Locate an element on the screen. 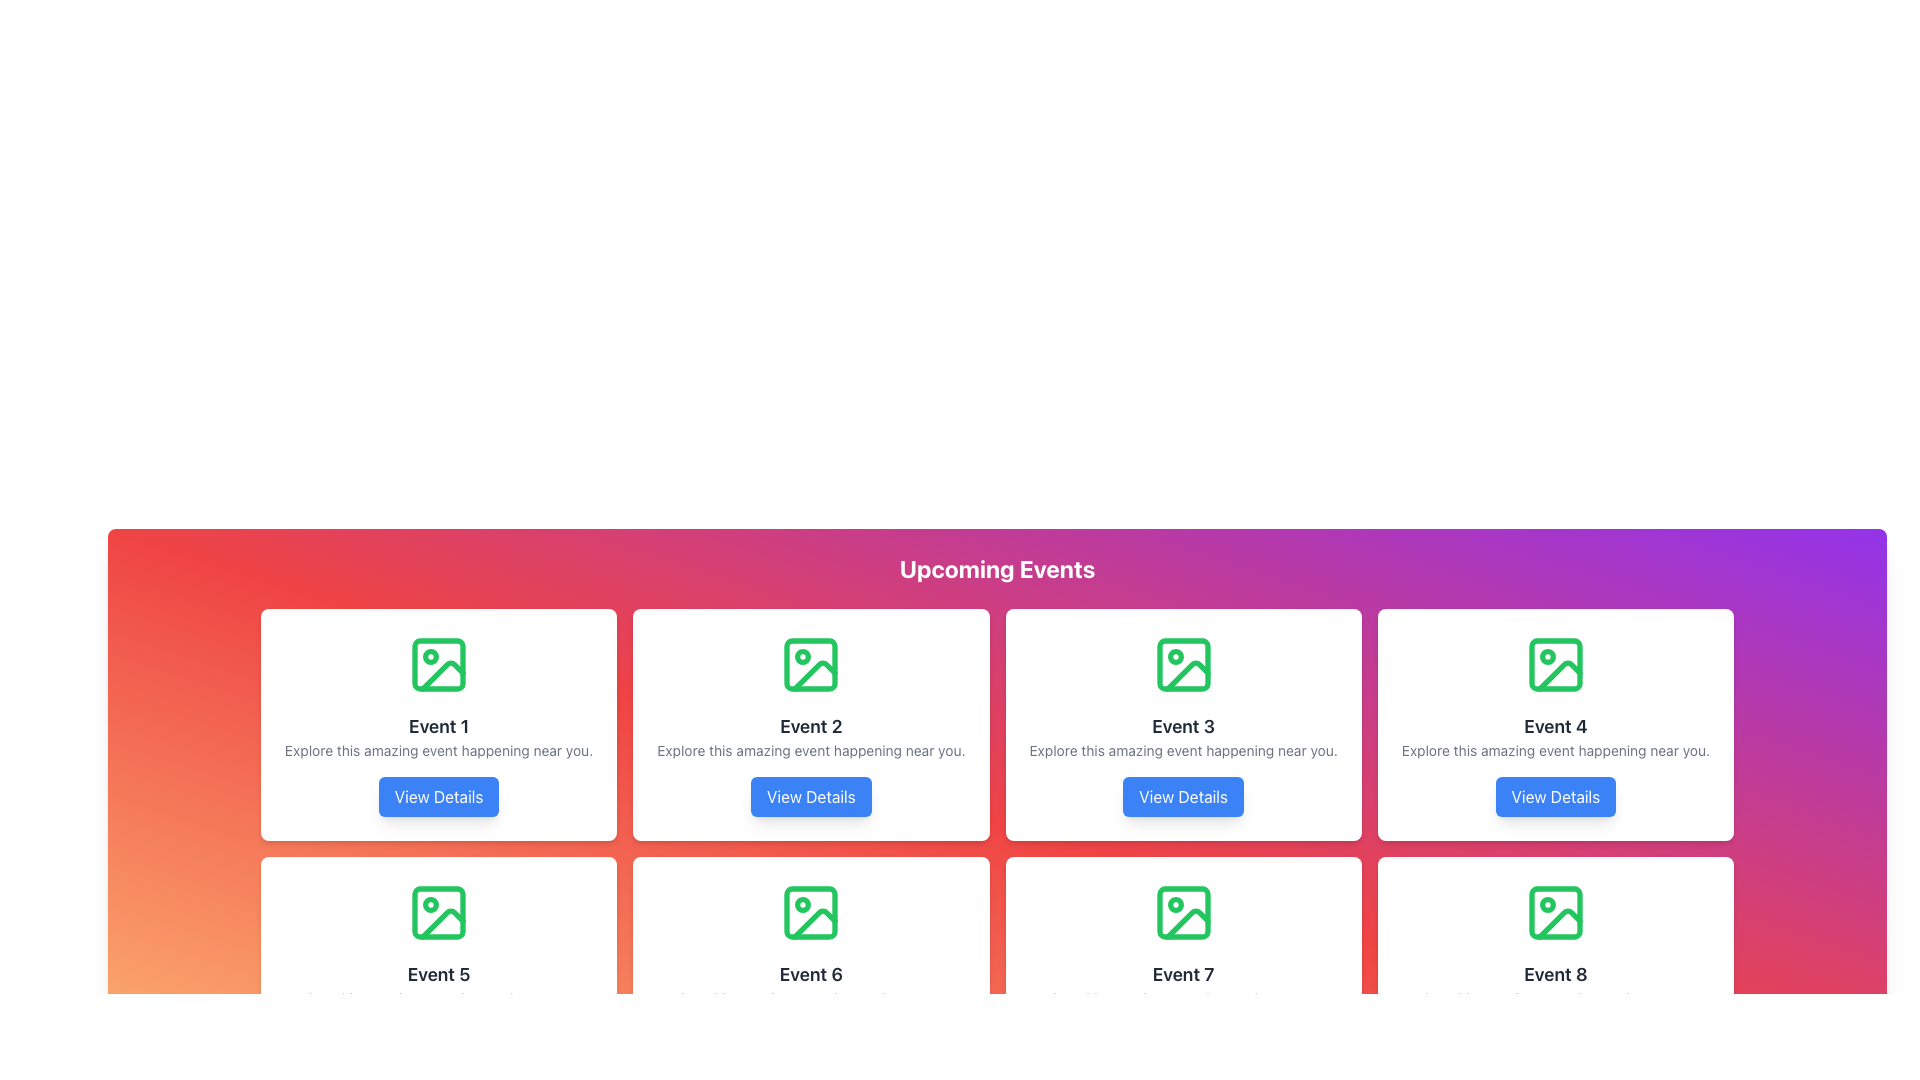 The width and height of the screenshot is (1920, 1080). the icon located at the top section of the card layout titled 'Event 1', which serves as a visual representation for the event is located at coordinates (438, 664).